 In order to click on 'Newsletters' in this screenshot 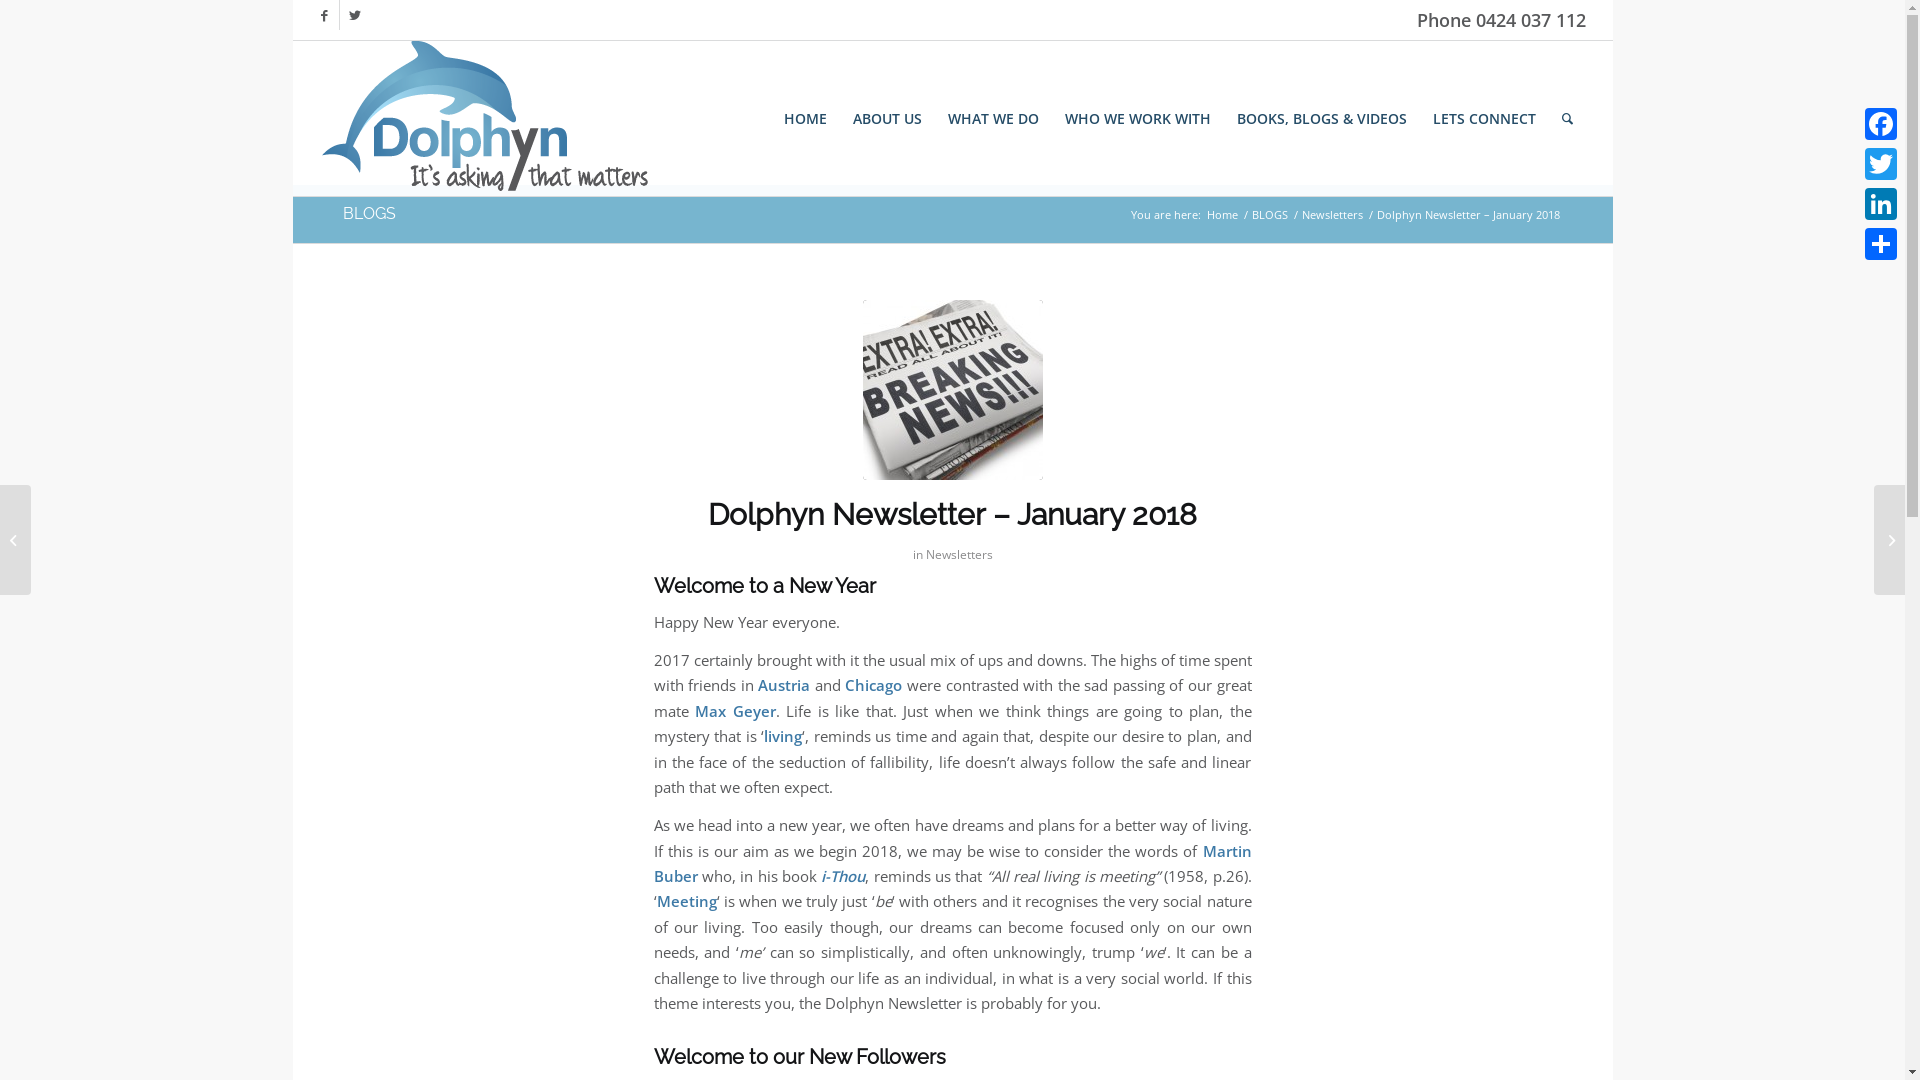, I will do `click(1331, 214)`.